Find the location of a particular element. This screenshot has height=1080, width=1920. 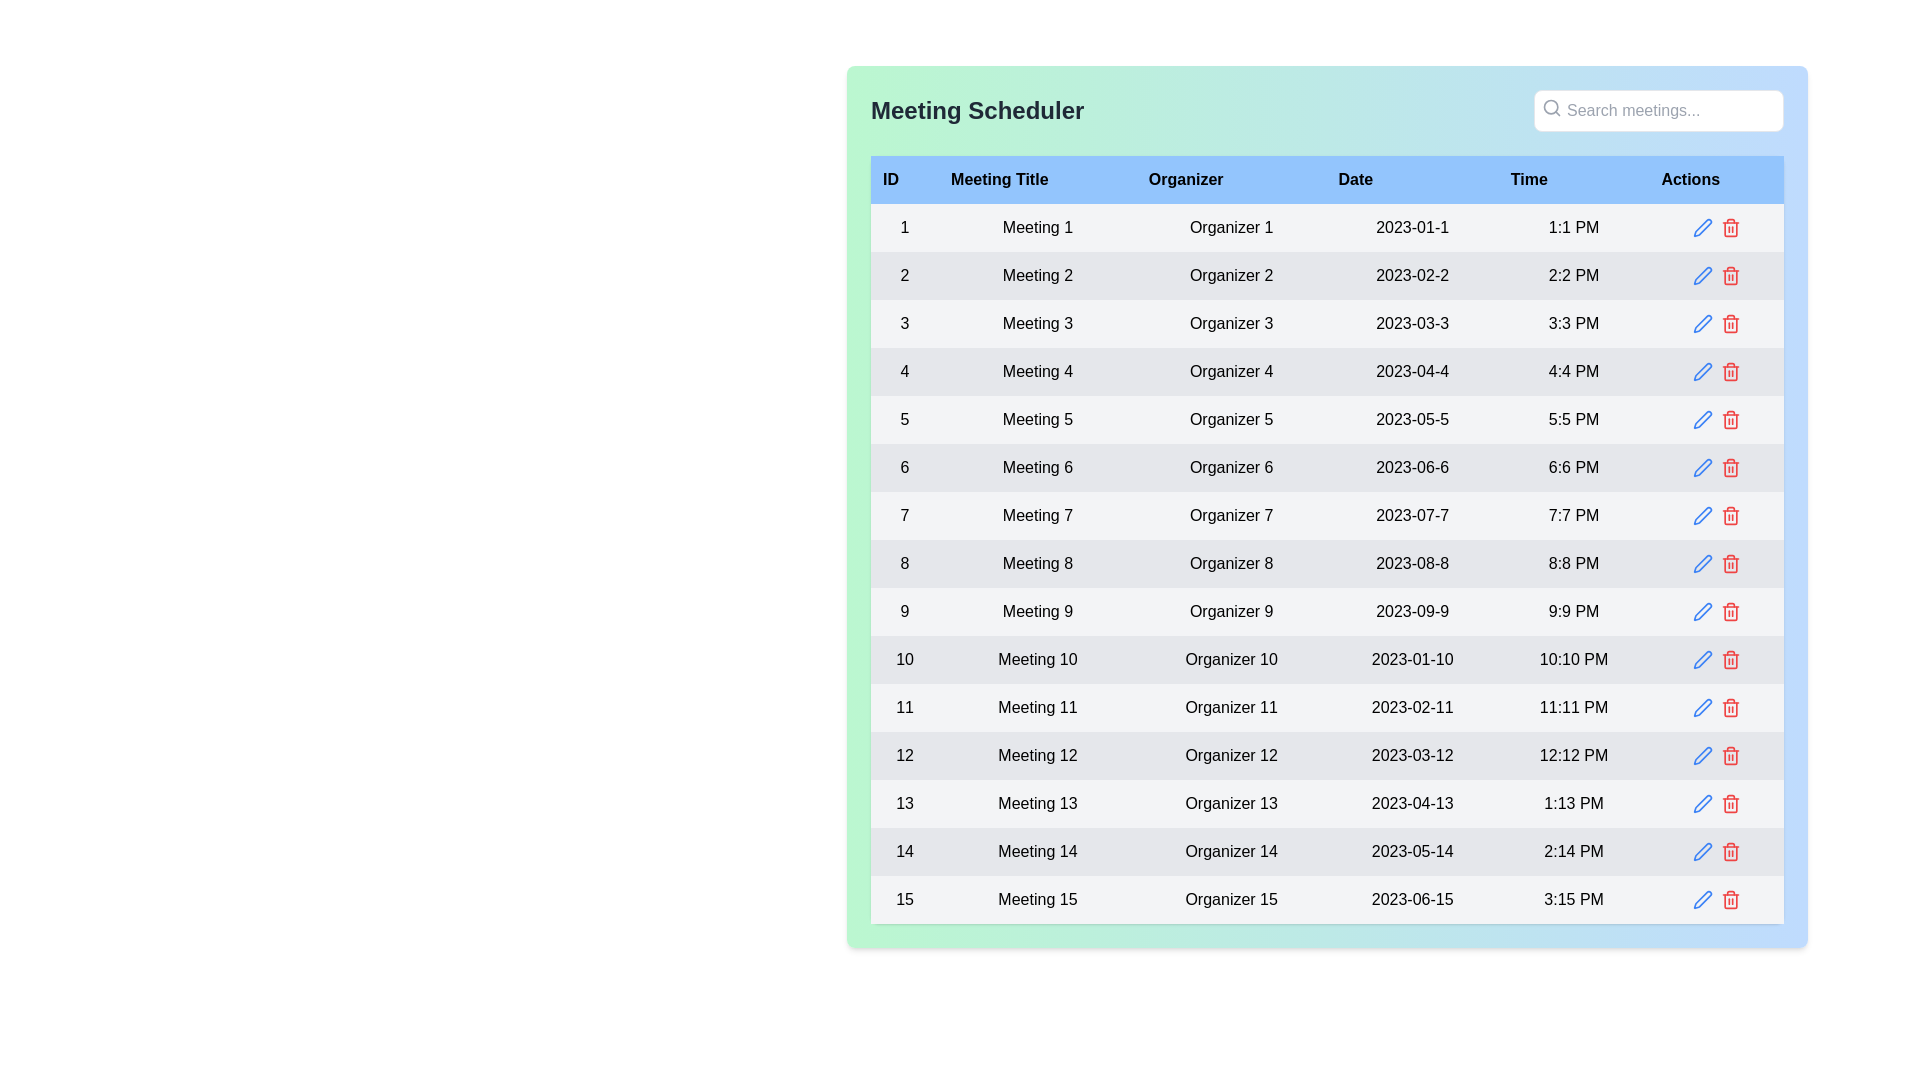

the static text displaying the date '2023-05-5' in the fifth row of the 'Date' column in the table is located at coordinates (1411, 419).